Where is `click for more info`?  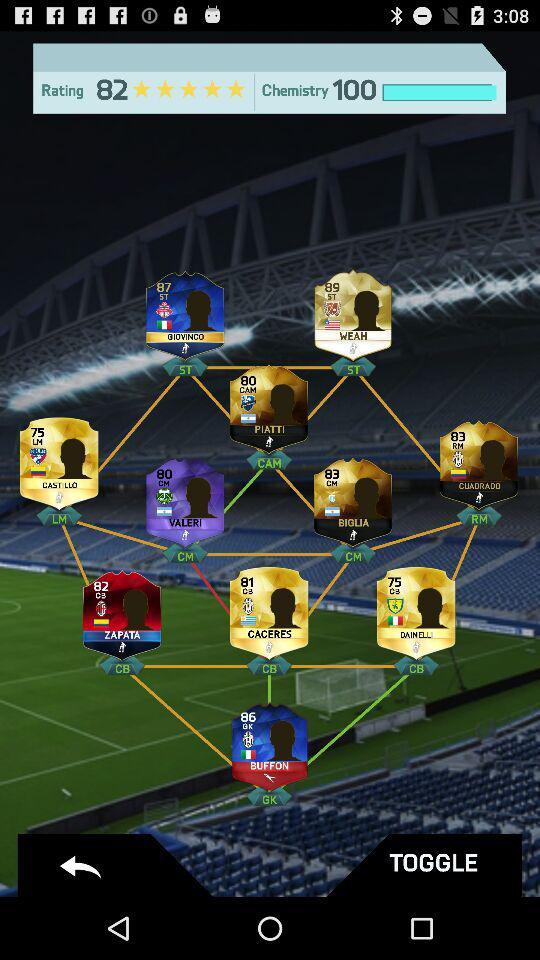 click for more info is located at coordinates (352, 311).